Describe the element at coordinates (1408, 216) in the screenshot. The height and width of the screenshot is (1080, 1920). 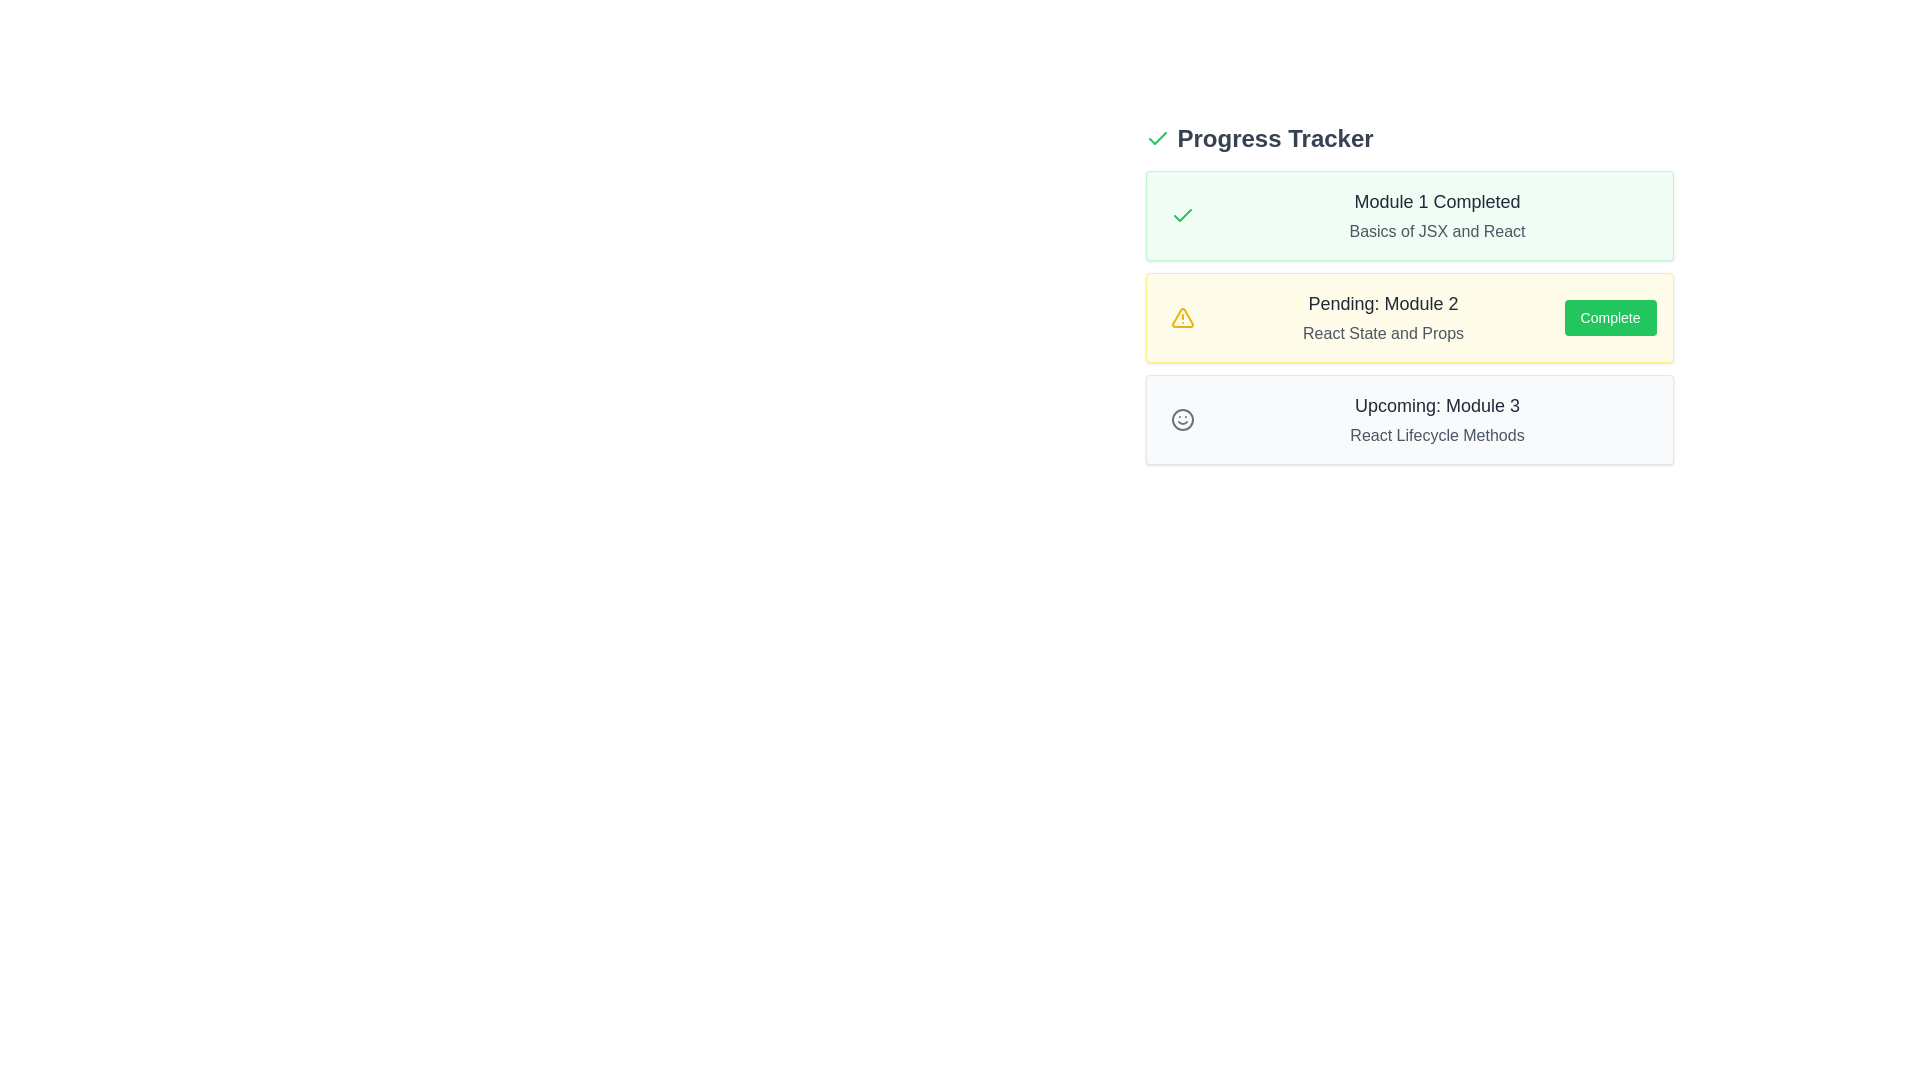
I see `text from the completed Progress Tracker Module Block located below the 'Progress Tracker' heading and above the 'Pending: Module 2 React State and Props' module` at that location.